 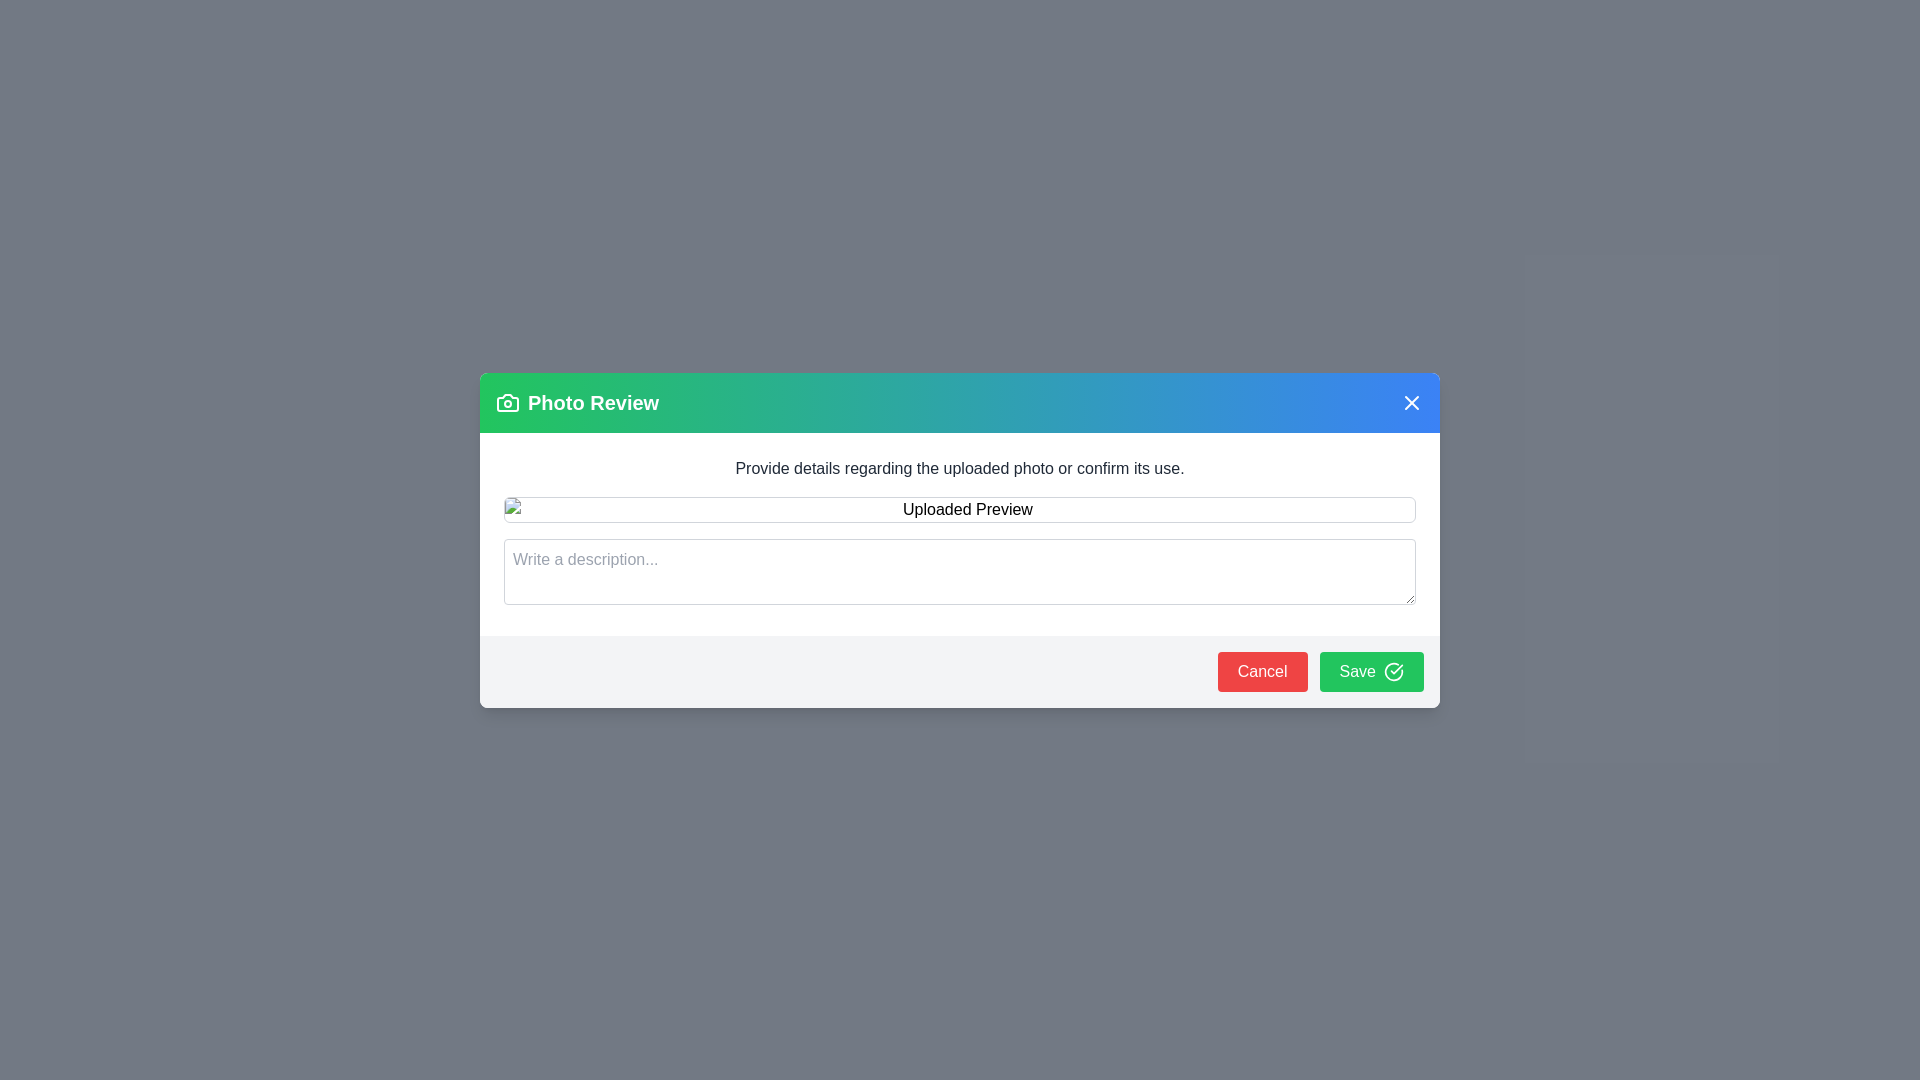 I want to click on 'Cancel' button to close the dialog, so click(x=1261, y=671).